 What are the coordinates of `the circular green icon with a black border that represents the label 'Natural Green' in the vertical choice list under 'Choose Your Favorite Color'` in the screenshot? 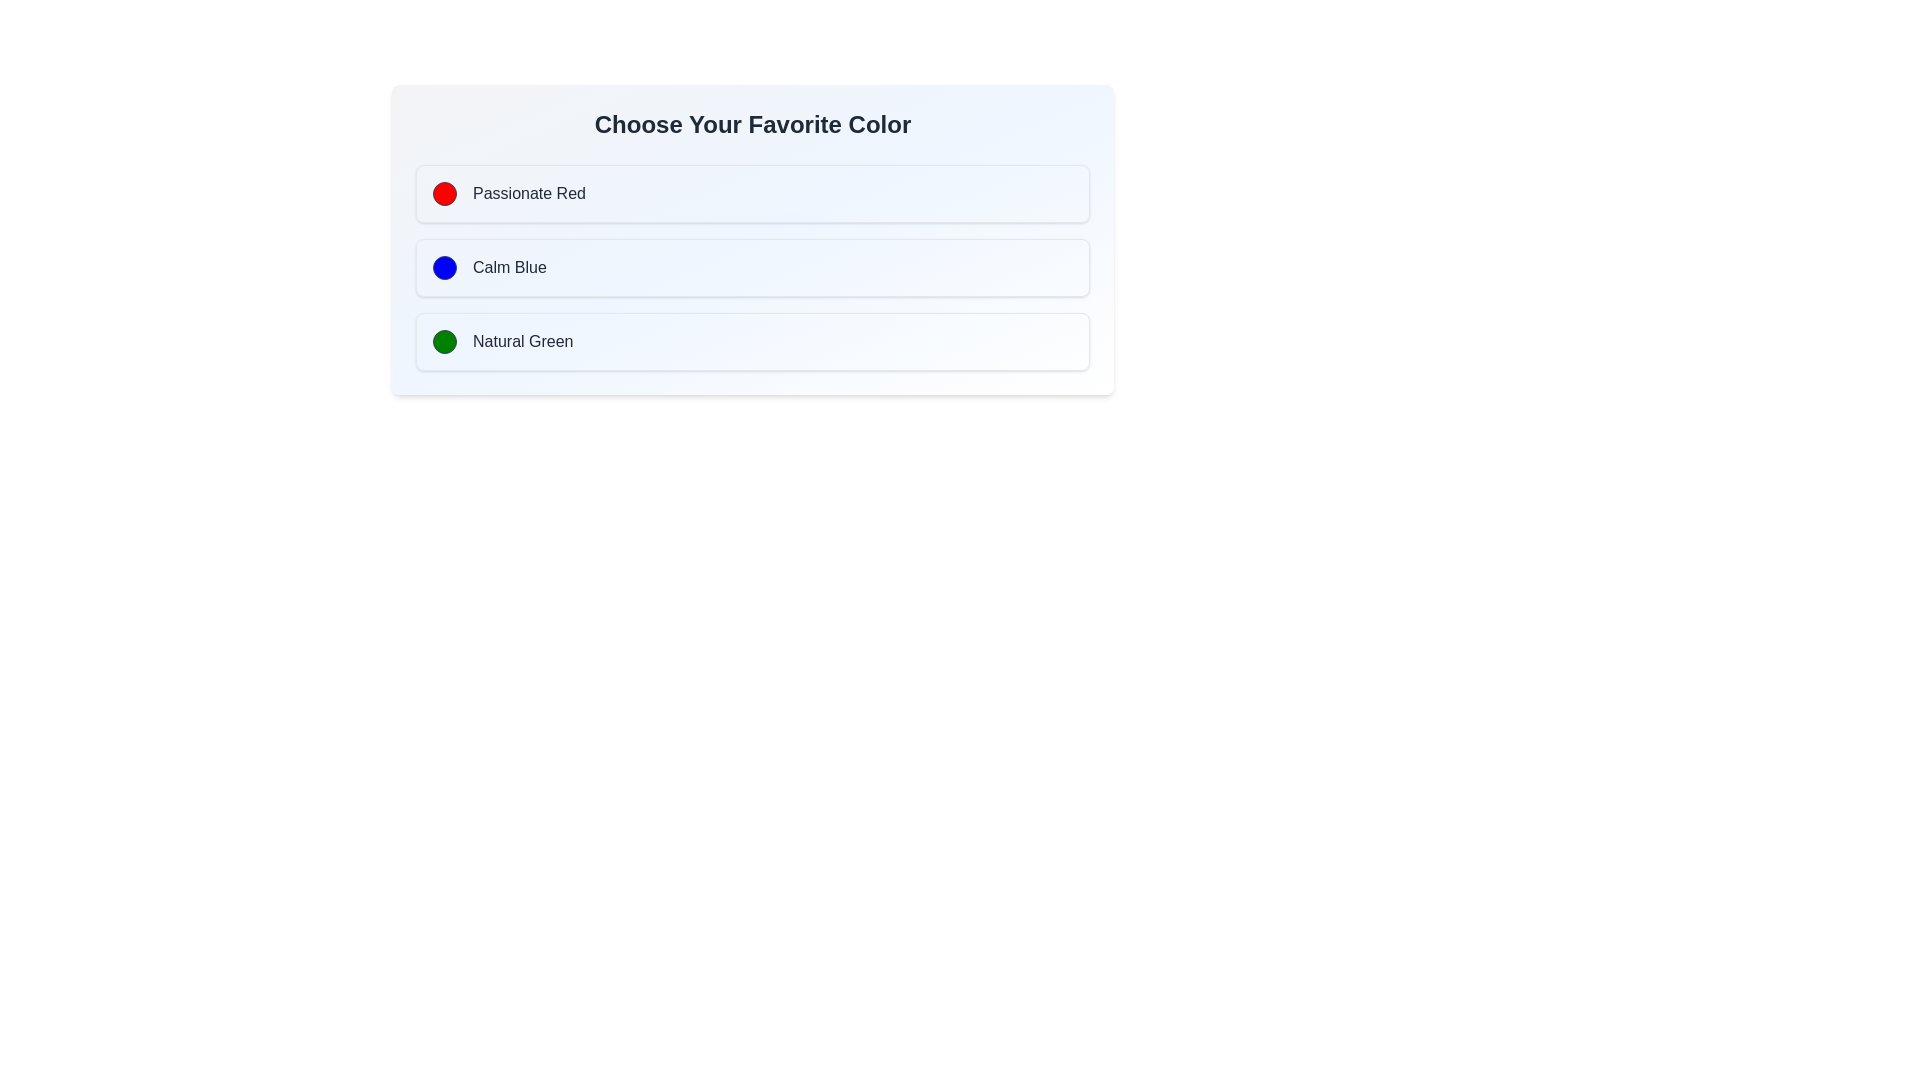 It's located at (444, 341).